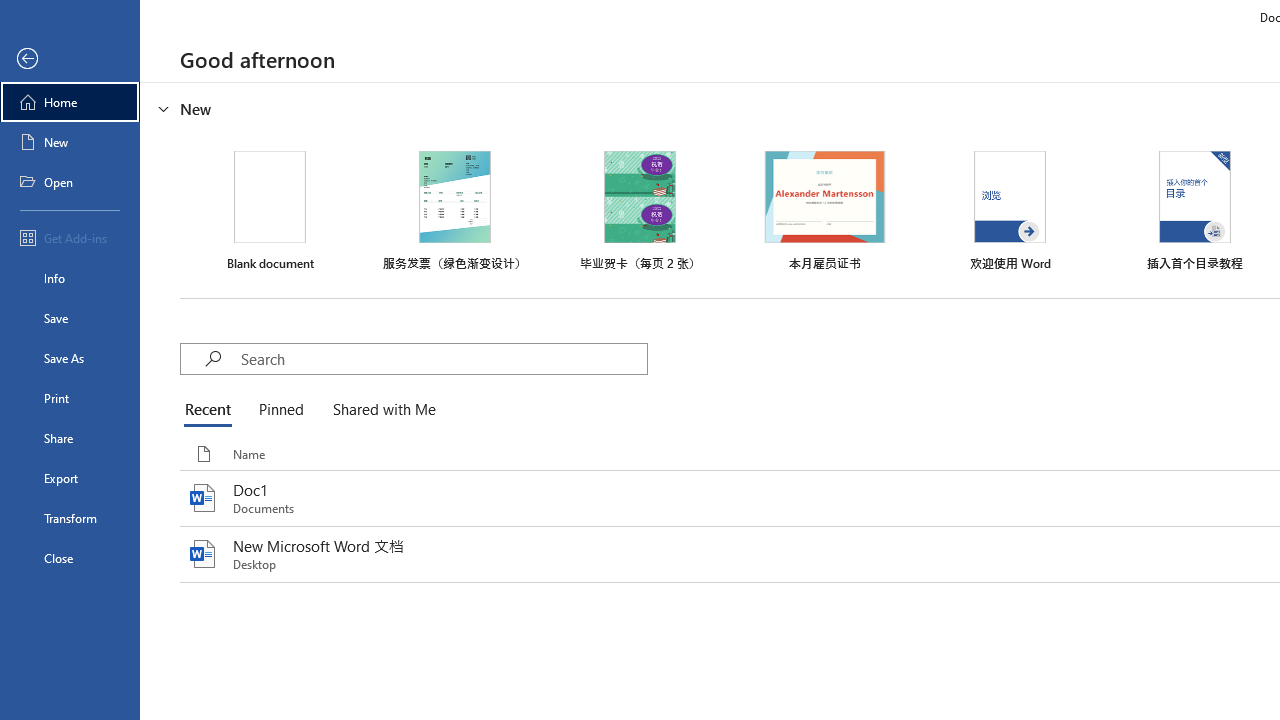  I want to click on 'Shared with Me', so click(380, 410).